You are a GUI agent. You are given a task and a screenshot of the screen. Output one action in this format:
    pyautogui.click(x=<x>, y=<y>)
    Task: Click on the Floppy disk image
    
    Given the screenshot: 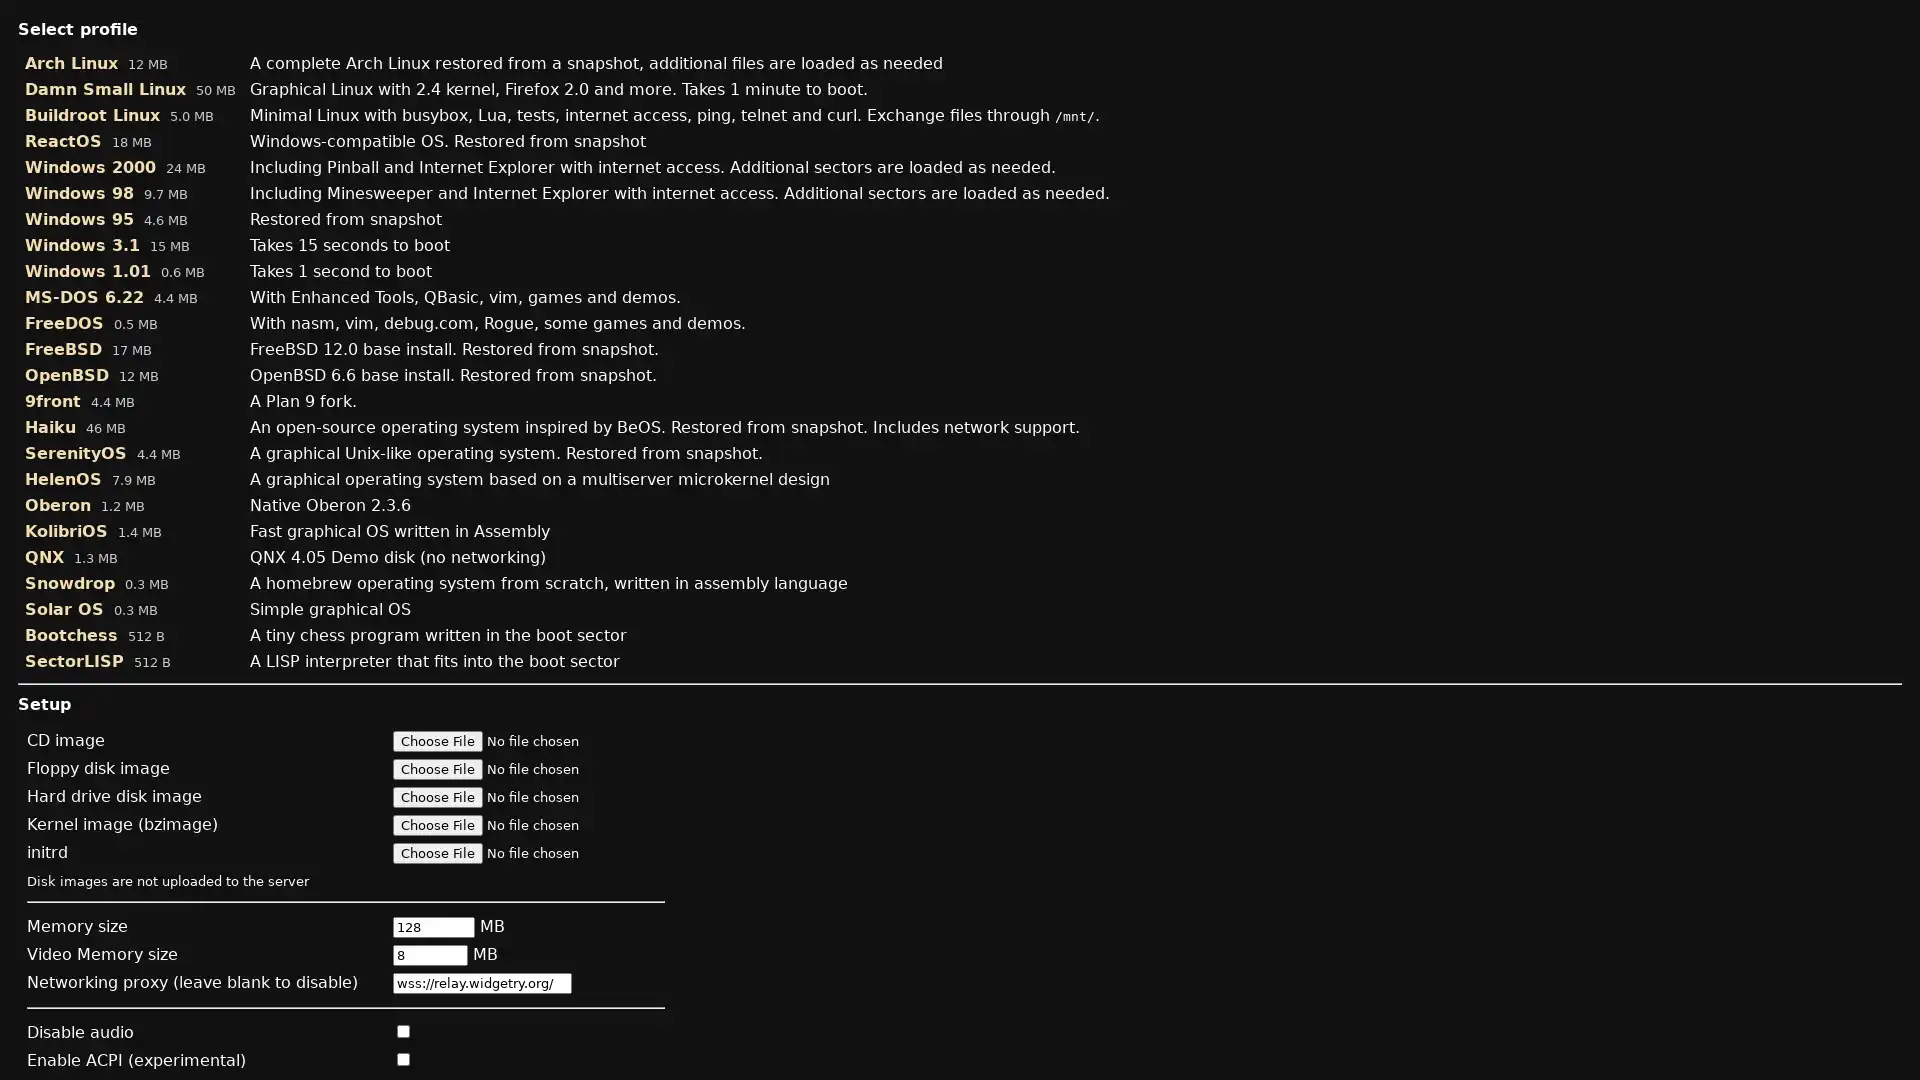 What is the action you would take?
    pyautogui.click(x=528, y=768)
    